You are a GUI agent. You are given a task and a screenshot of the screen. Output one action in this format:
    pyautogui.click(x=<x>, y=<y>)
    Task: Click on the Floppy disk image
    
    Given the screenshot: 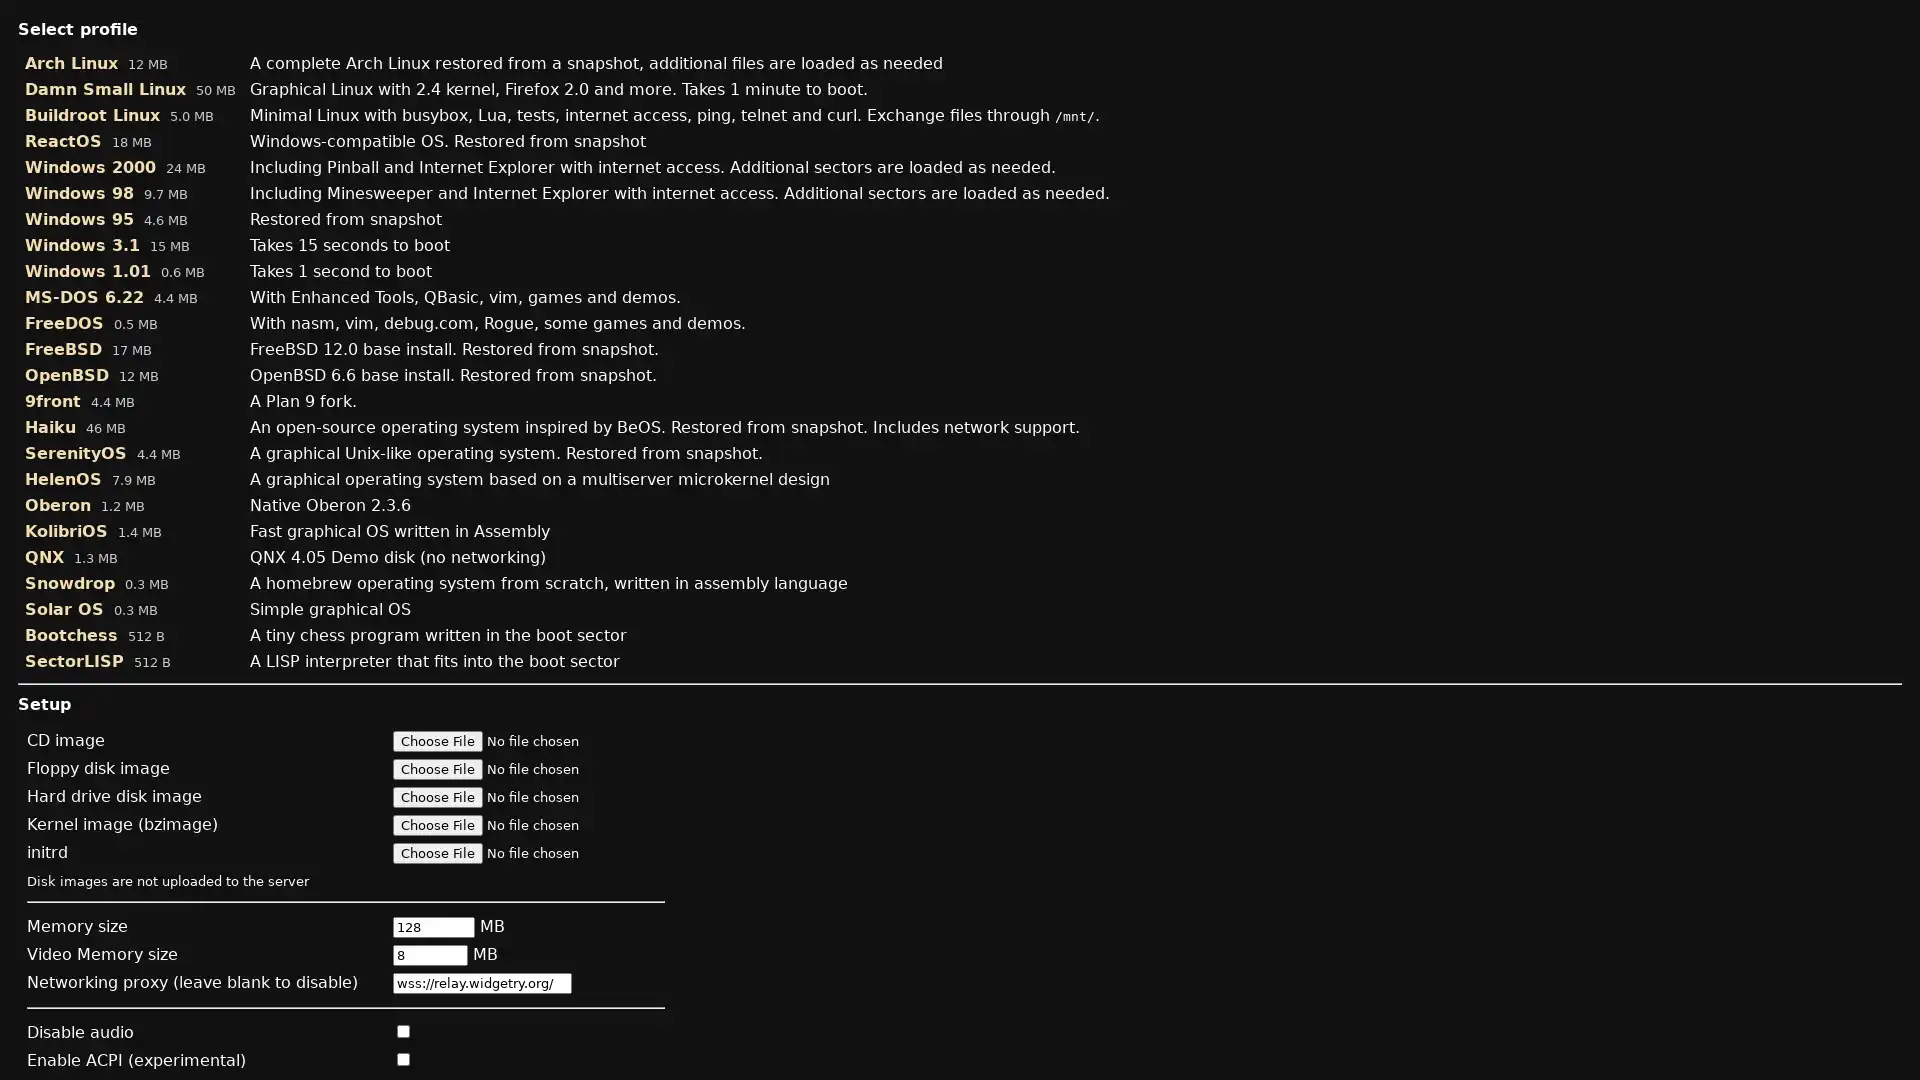 What is the action you would take?
    pyautogui.click(x=528, y=768)
    